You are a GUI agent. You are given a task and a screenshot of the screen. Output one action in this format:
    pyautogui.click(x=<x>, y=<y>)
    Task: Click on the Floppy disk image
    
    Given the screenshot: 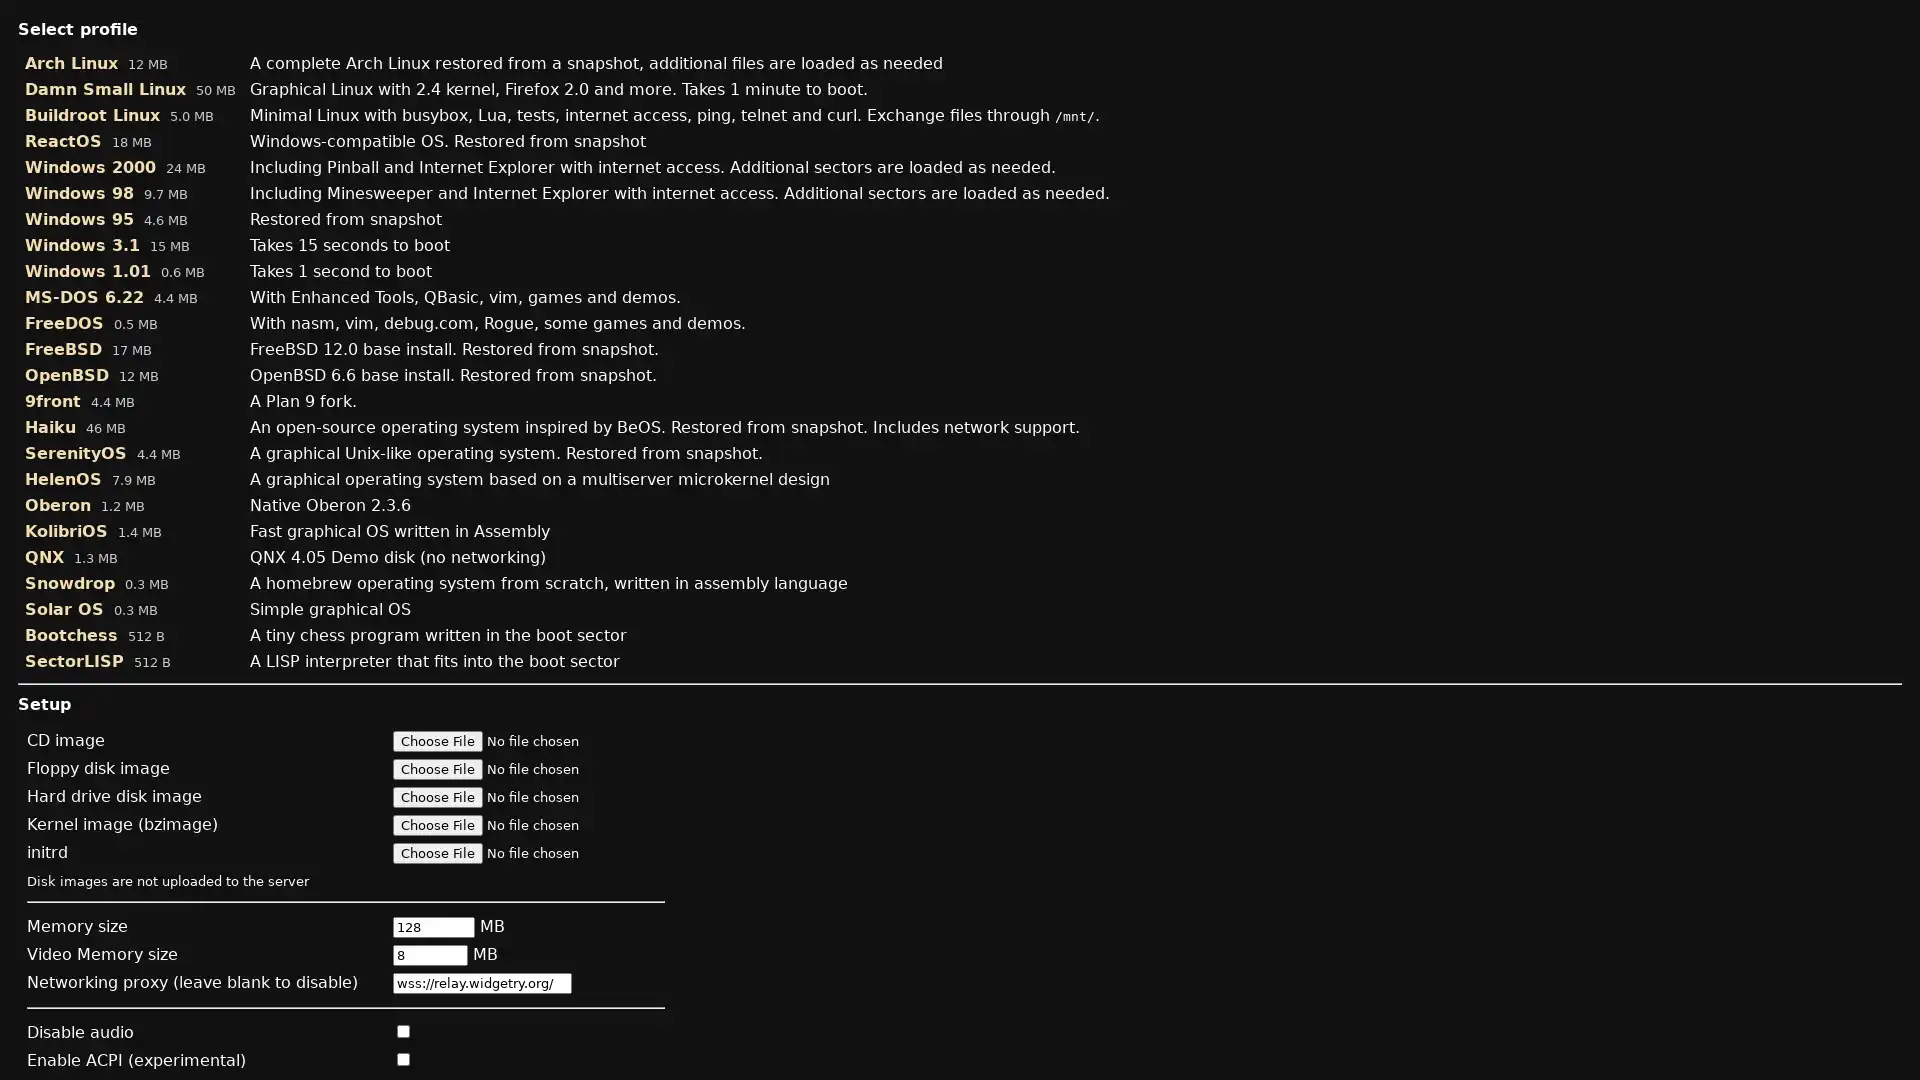 What is the action you would take?
    pyautogui.click(x=528, y=768)
    